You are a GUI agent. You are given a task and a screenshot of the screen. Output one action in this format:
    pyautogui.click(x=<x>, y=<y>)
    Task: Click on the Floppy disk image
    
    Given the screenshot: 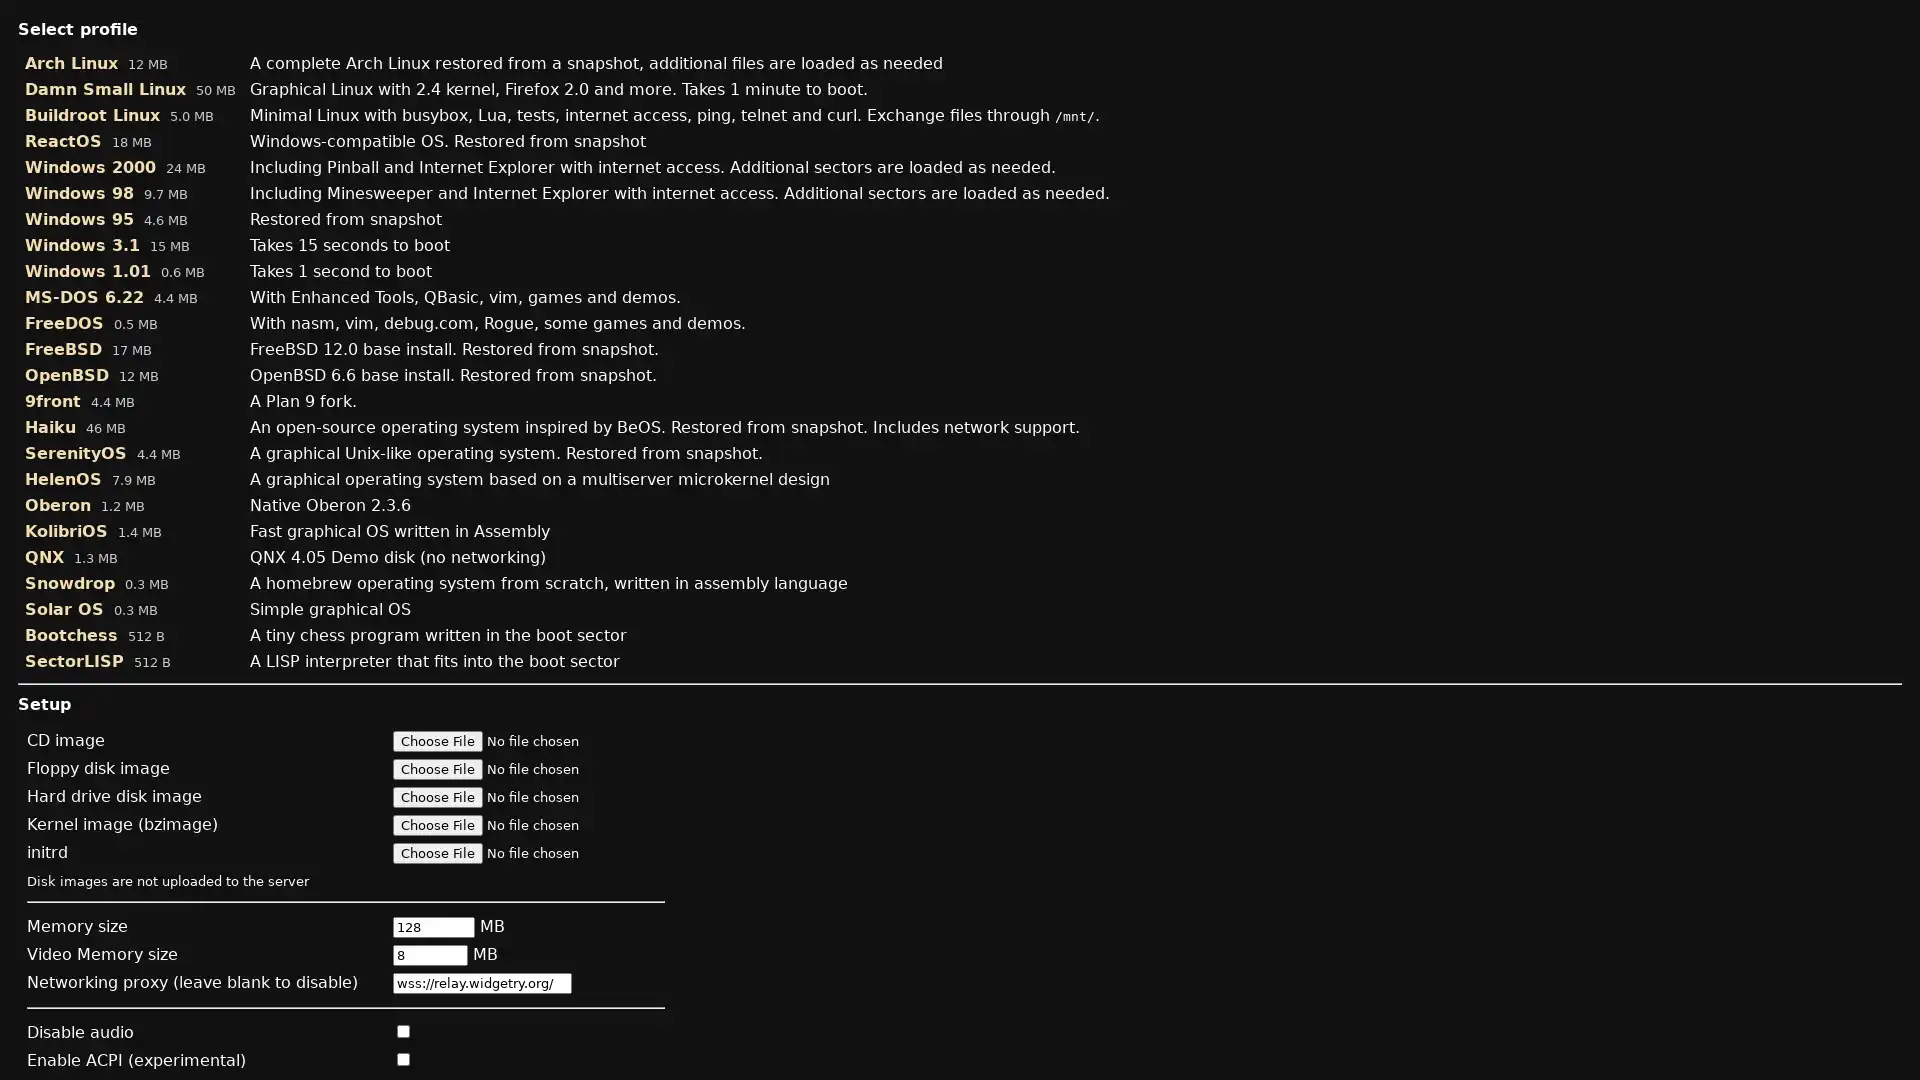 What is the action you would take?
    pyautogui.click(x=528, y=768)
    